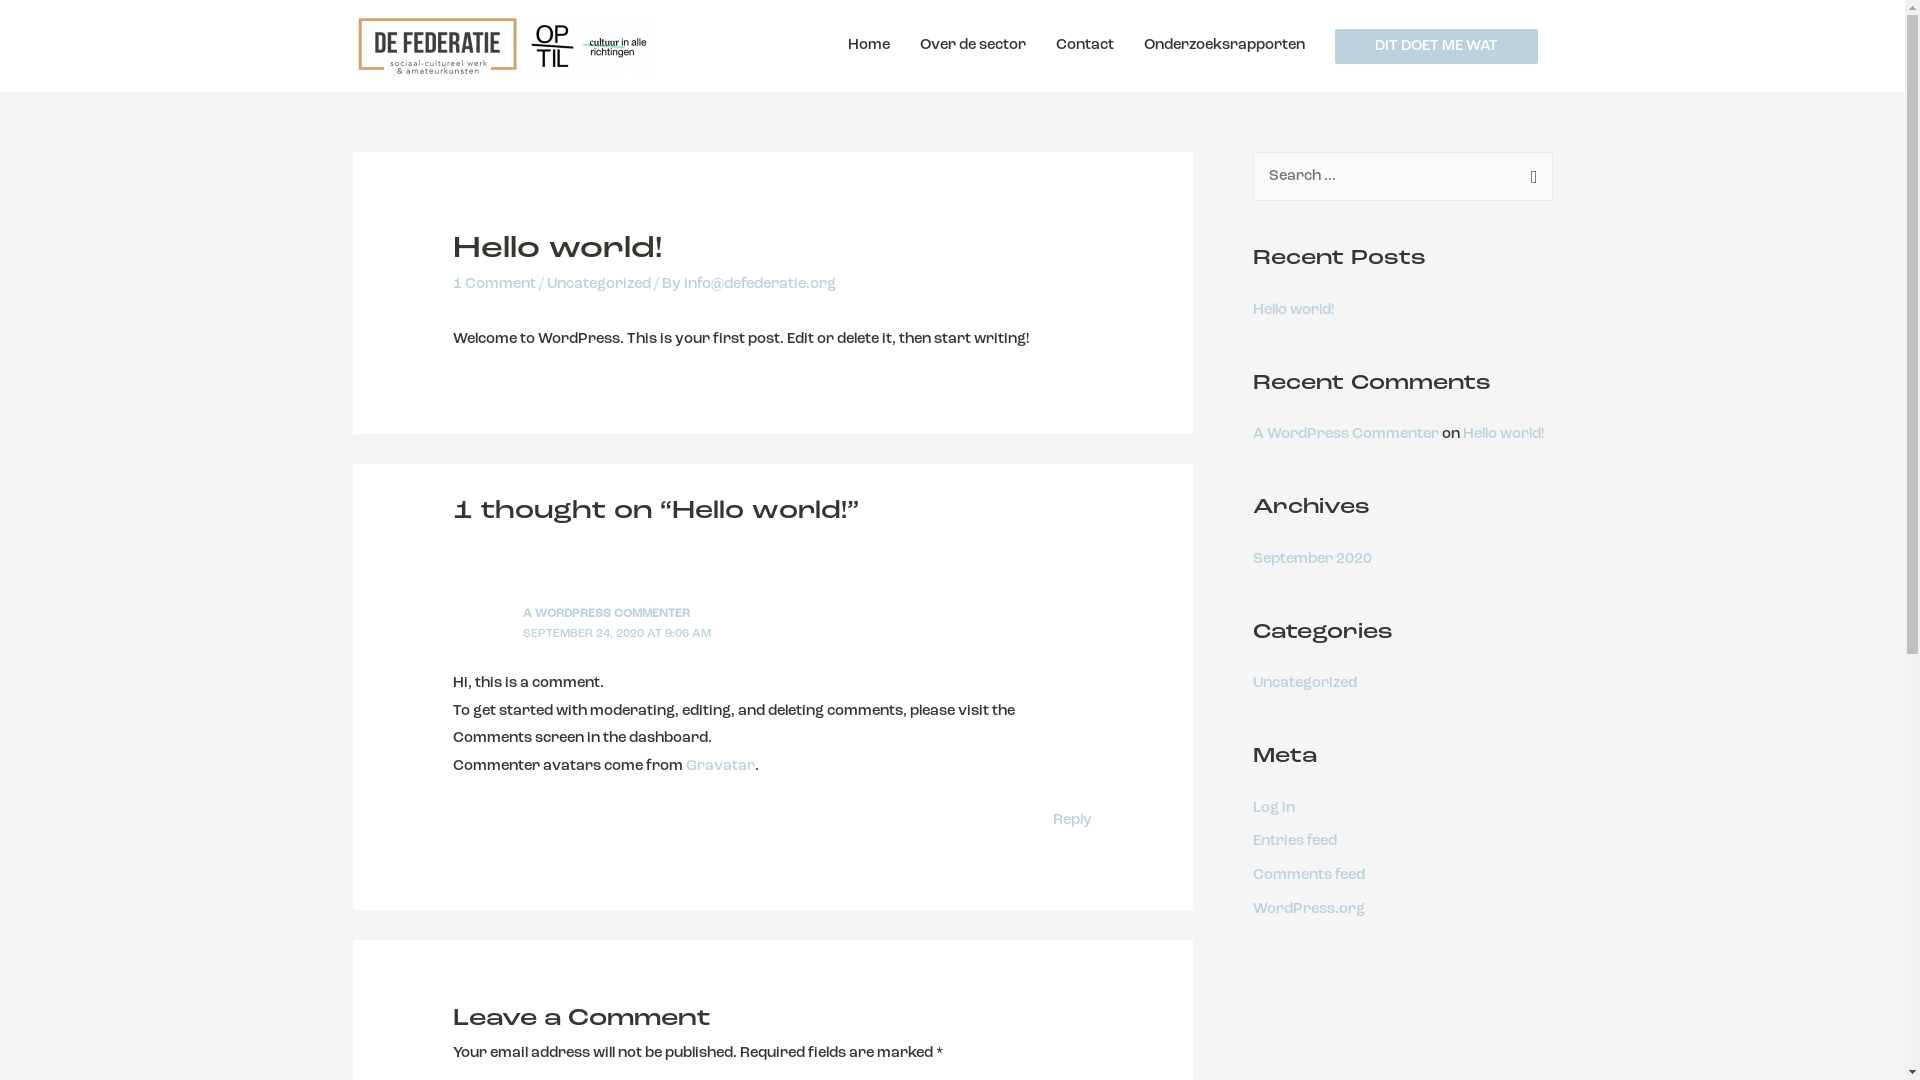  I want to click on 'SEPTEMBER 24, 2020 AT 9:06 AM', so click(616, 633).